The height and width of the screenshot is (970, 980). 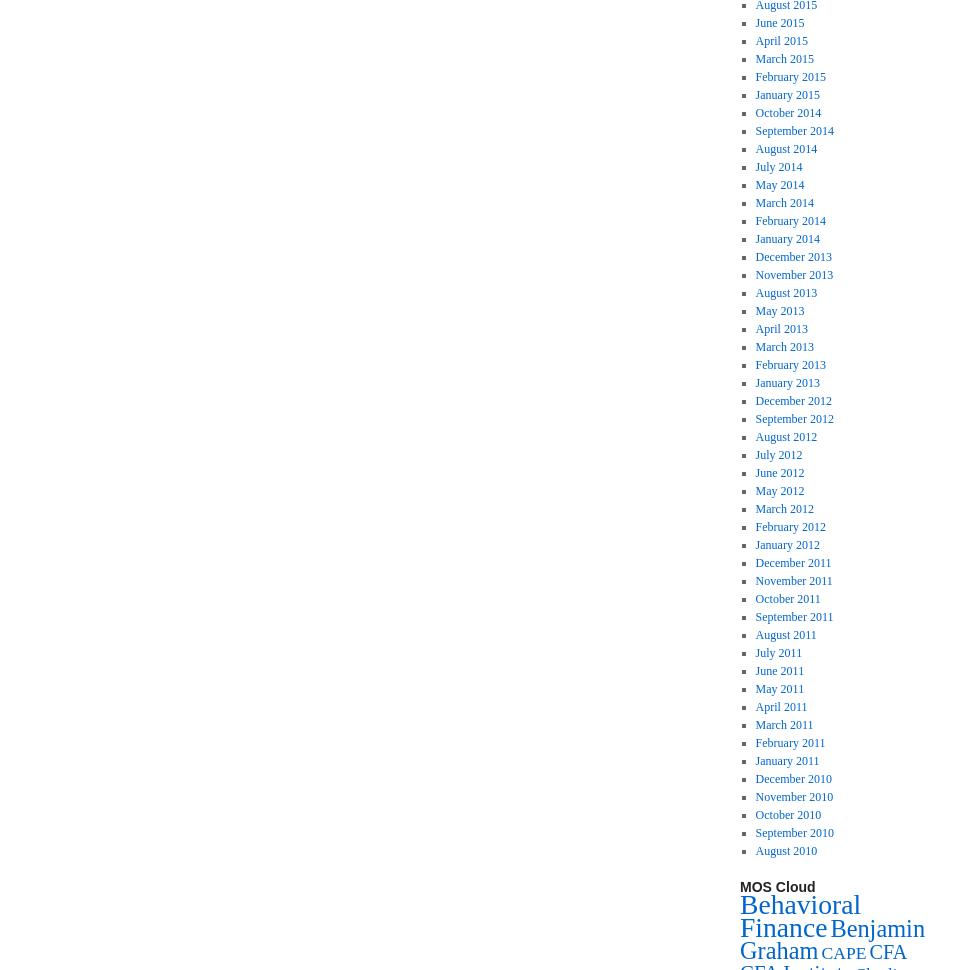 I want to click on 'May 2014', so click(x=754, y=183).